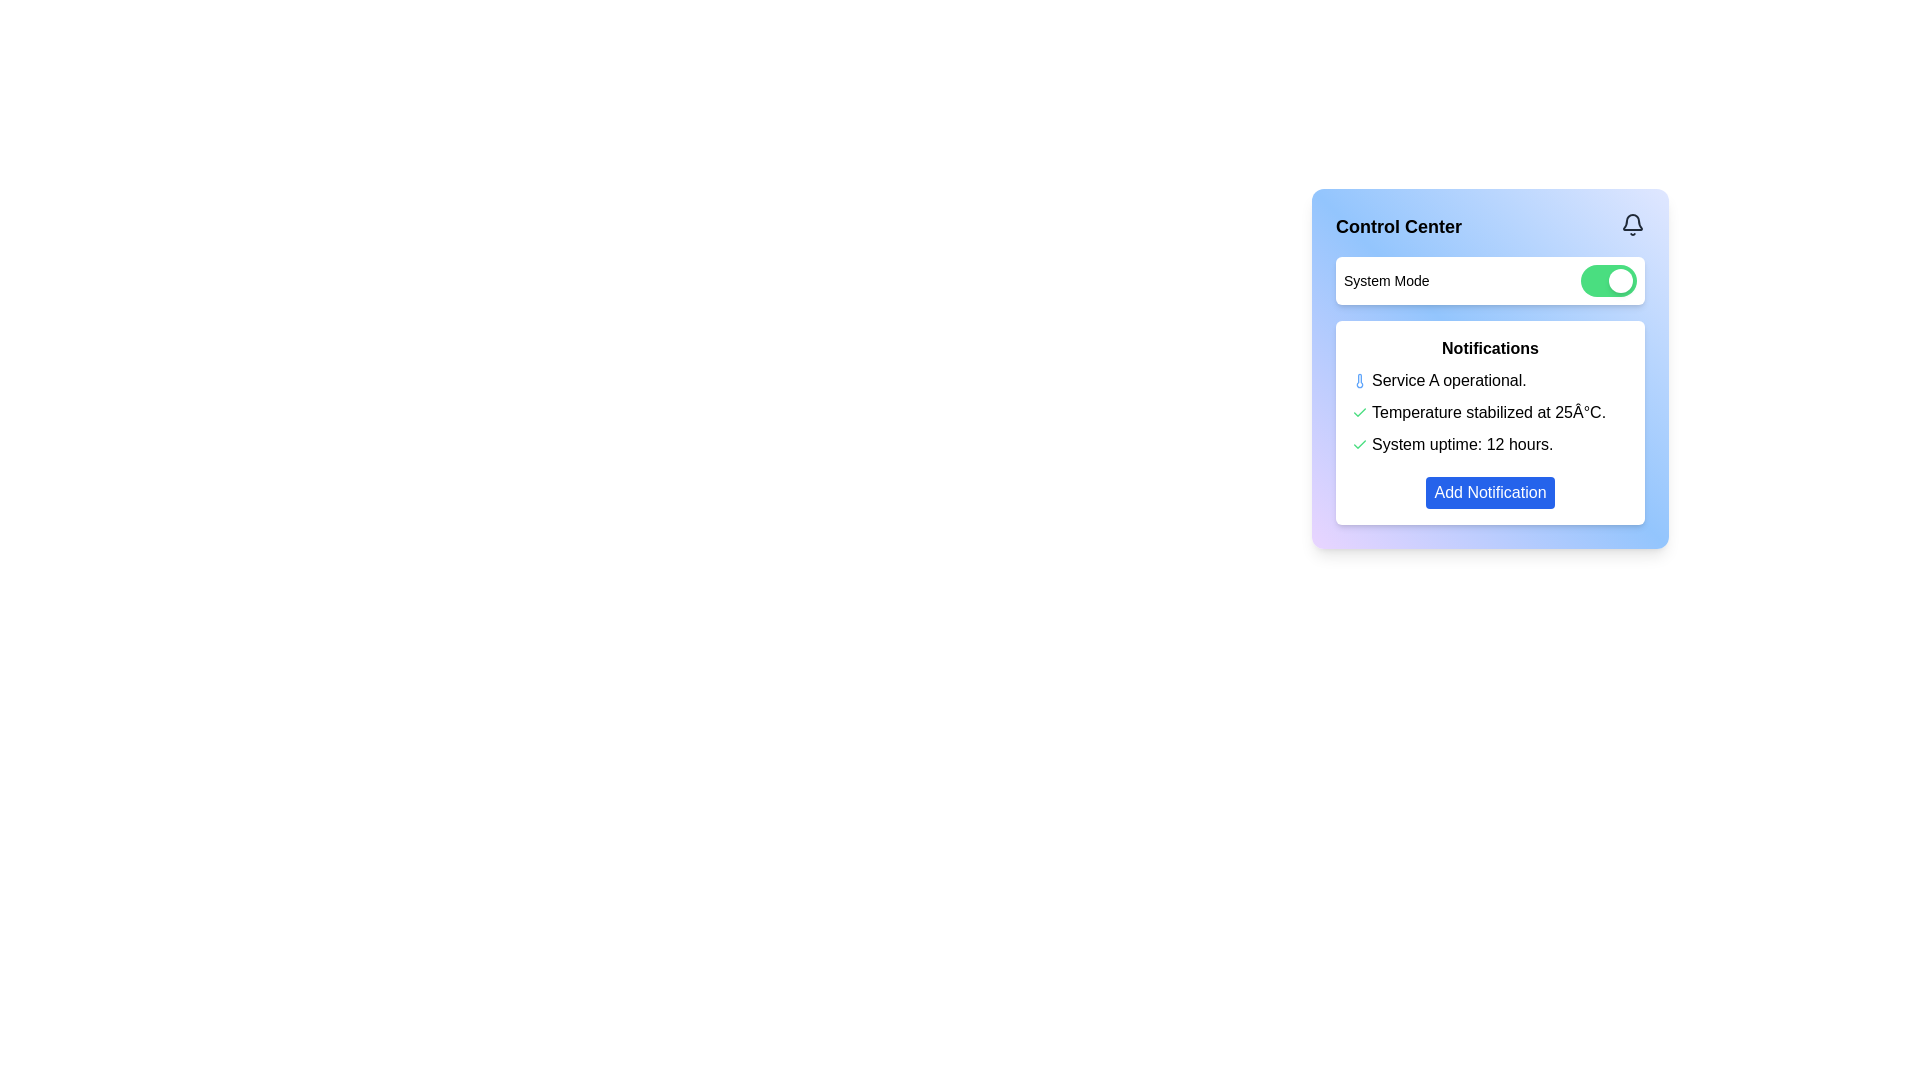 This screenshot has width=1920, height=1080. I want to click on the circular toggle knob component of the toggle switch located, so click(1621, 281).